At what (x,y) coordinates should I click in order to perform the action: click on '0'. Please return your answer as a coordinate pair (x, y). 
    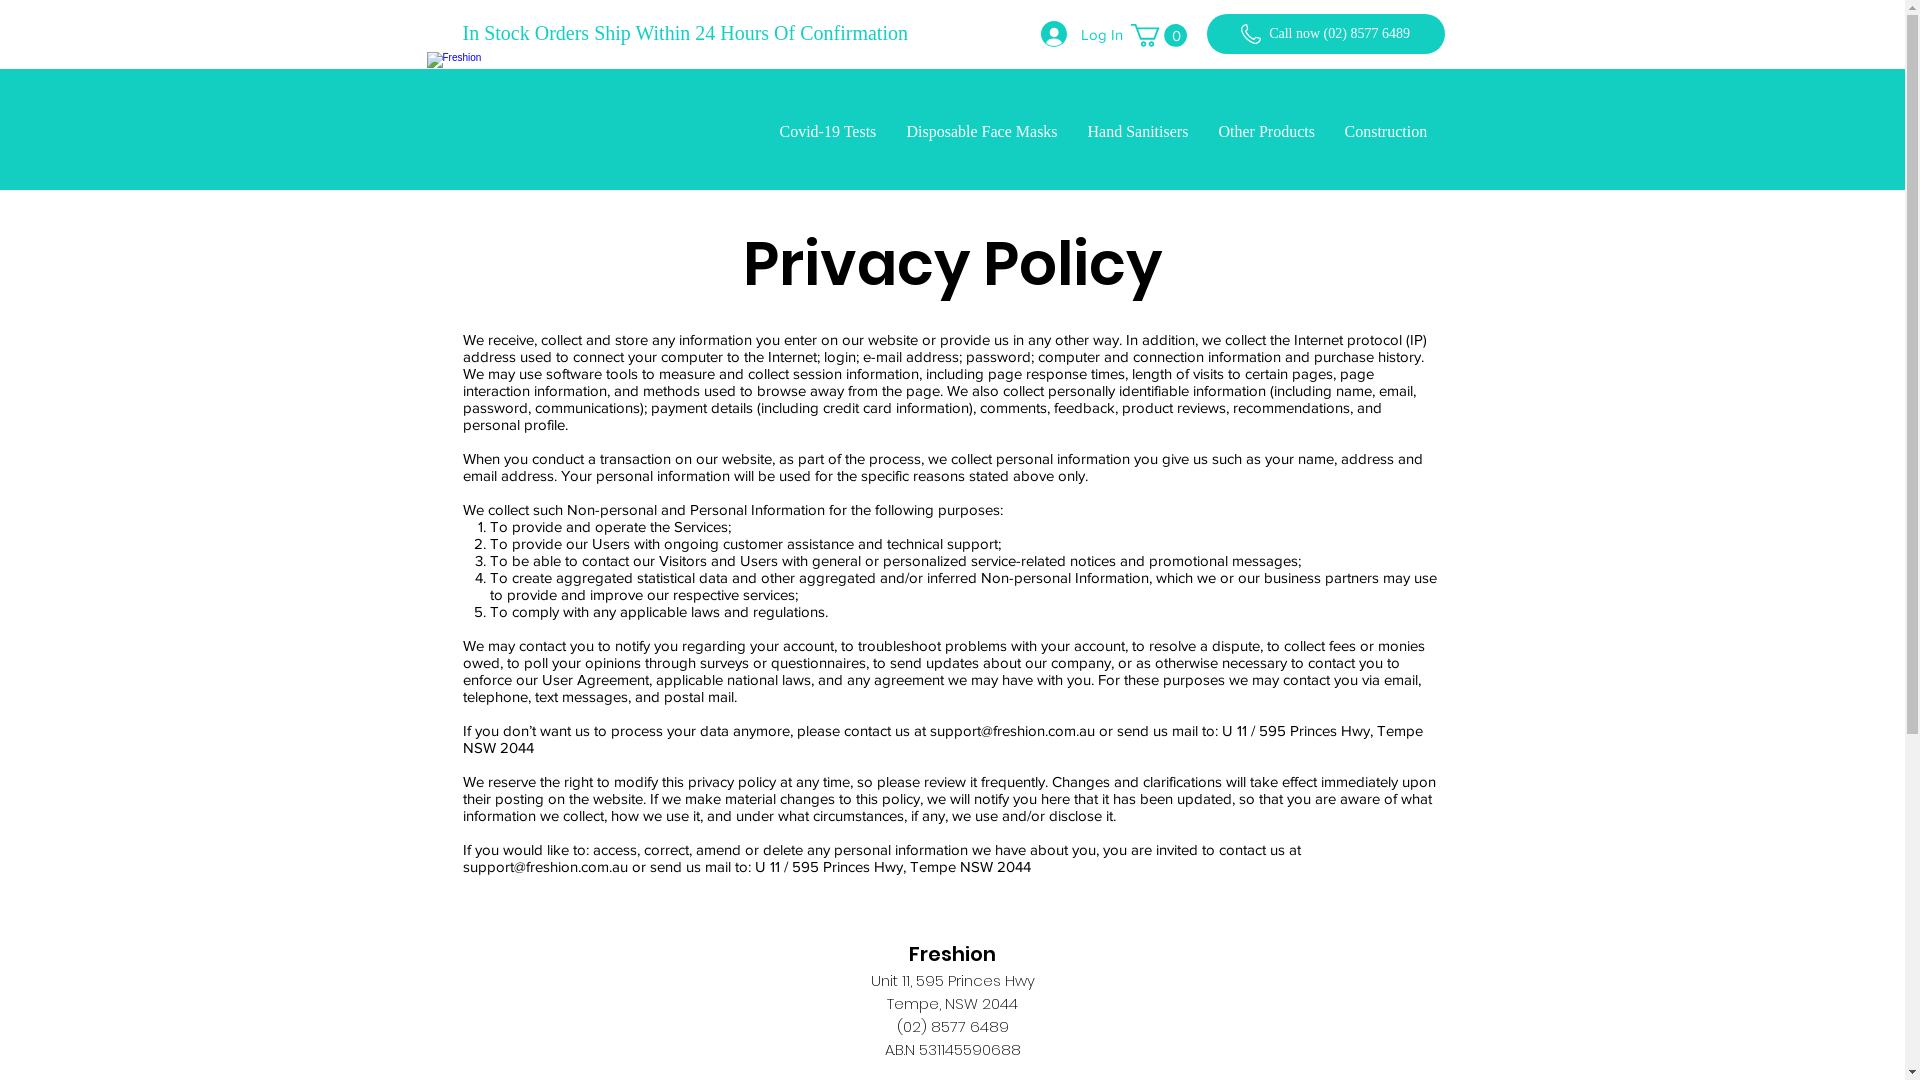
    Looking at the image, I should click on (1157, 35).